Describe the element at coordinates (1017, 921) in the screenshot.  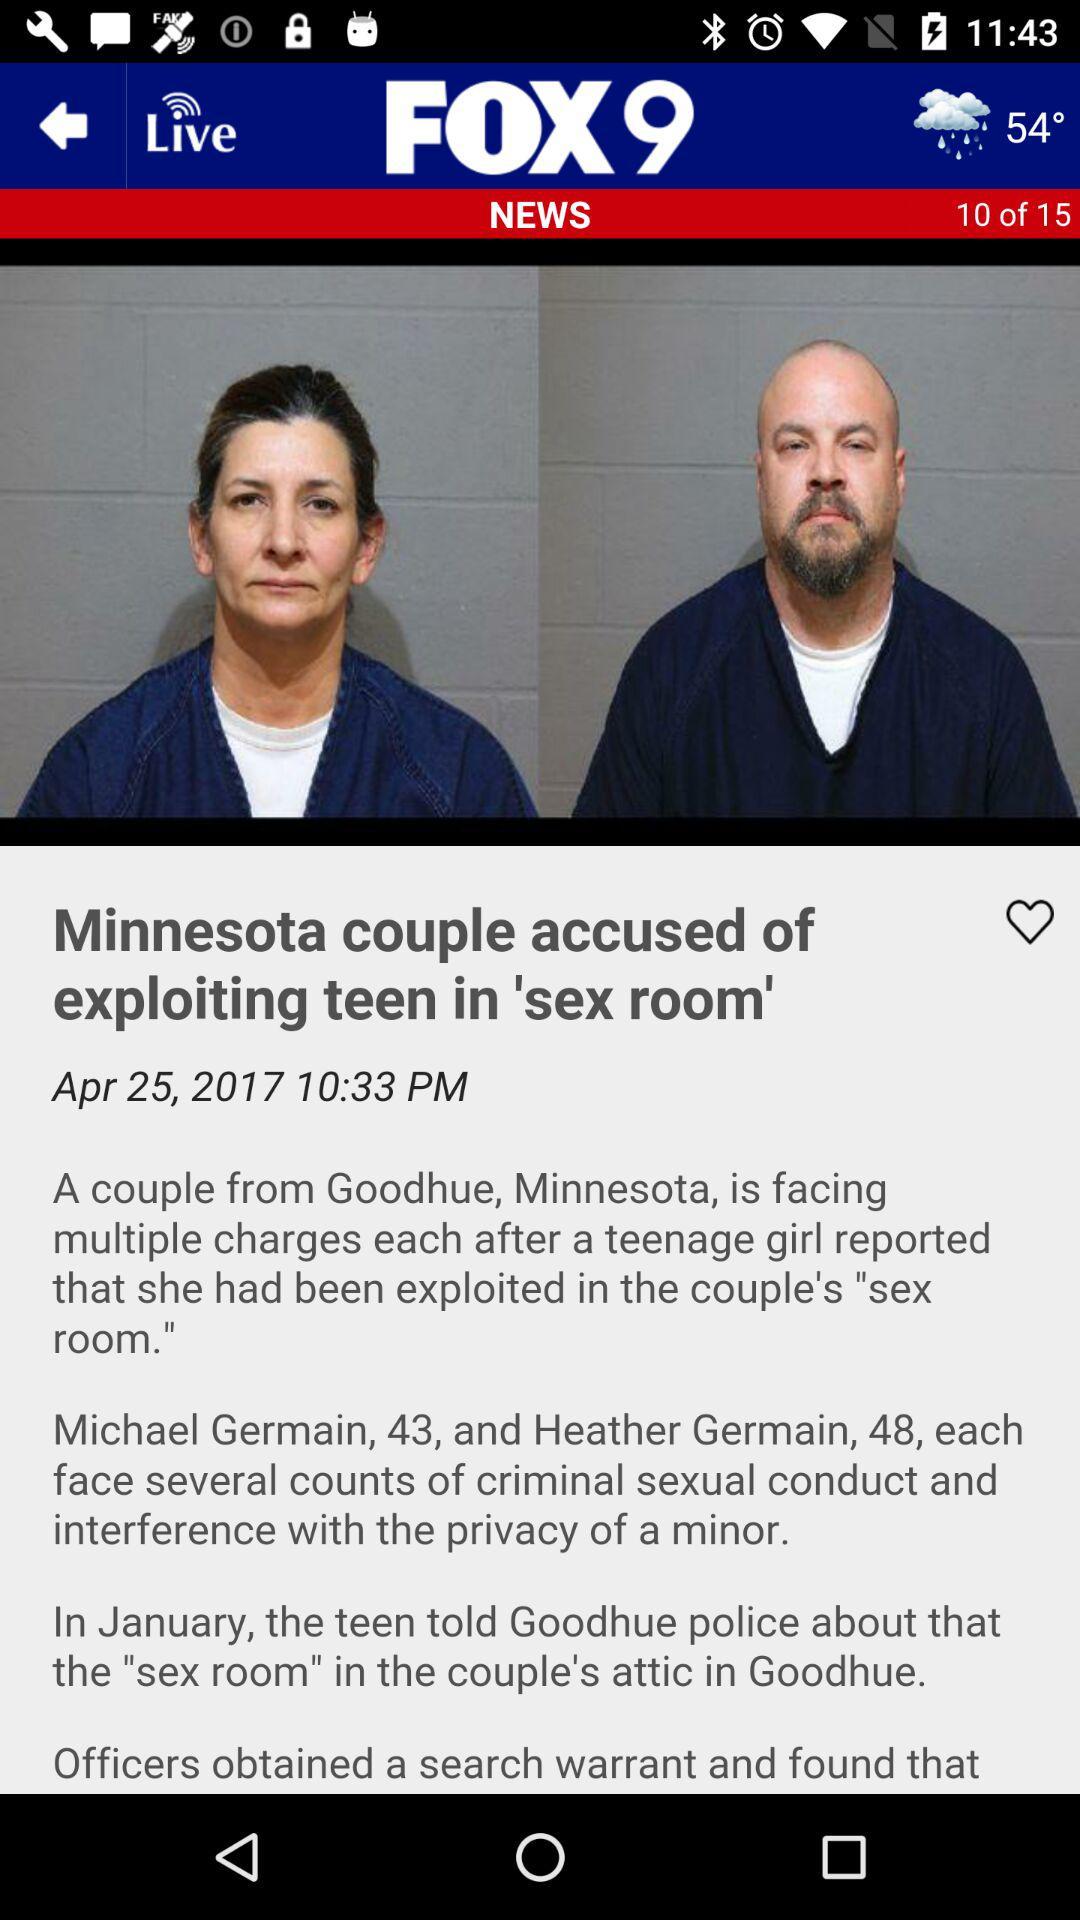
I see `the favorite icon` at that location.